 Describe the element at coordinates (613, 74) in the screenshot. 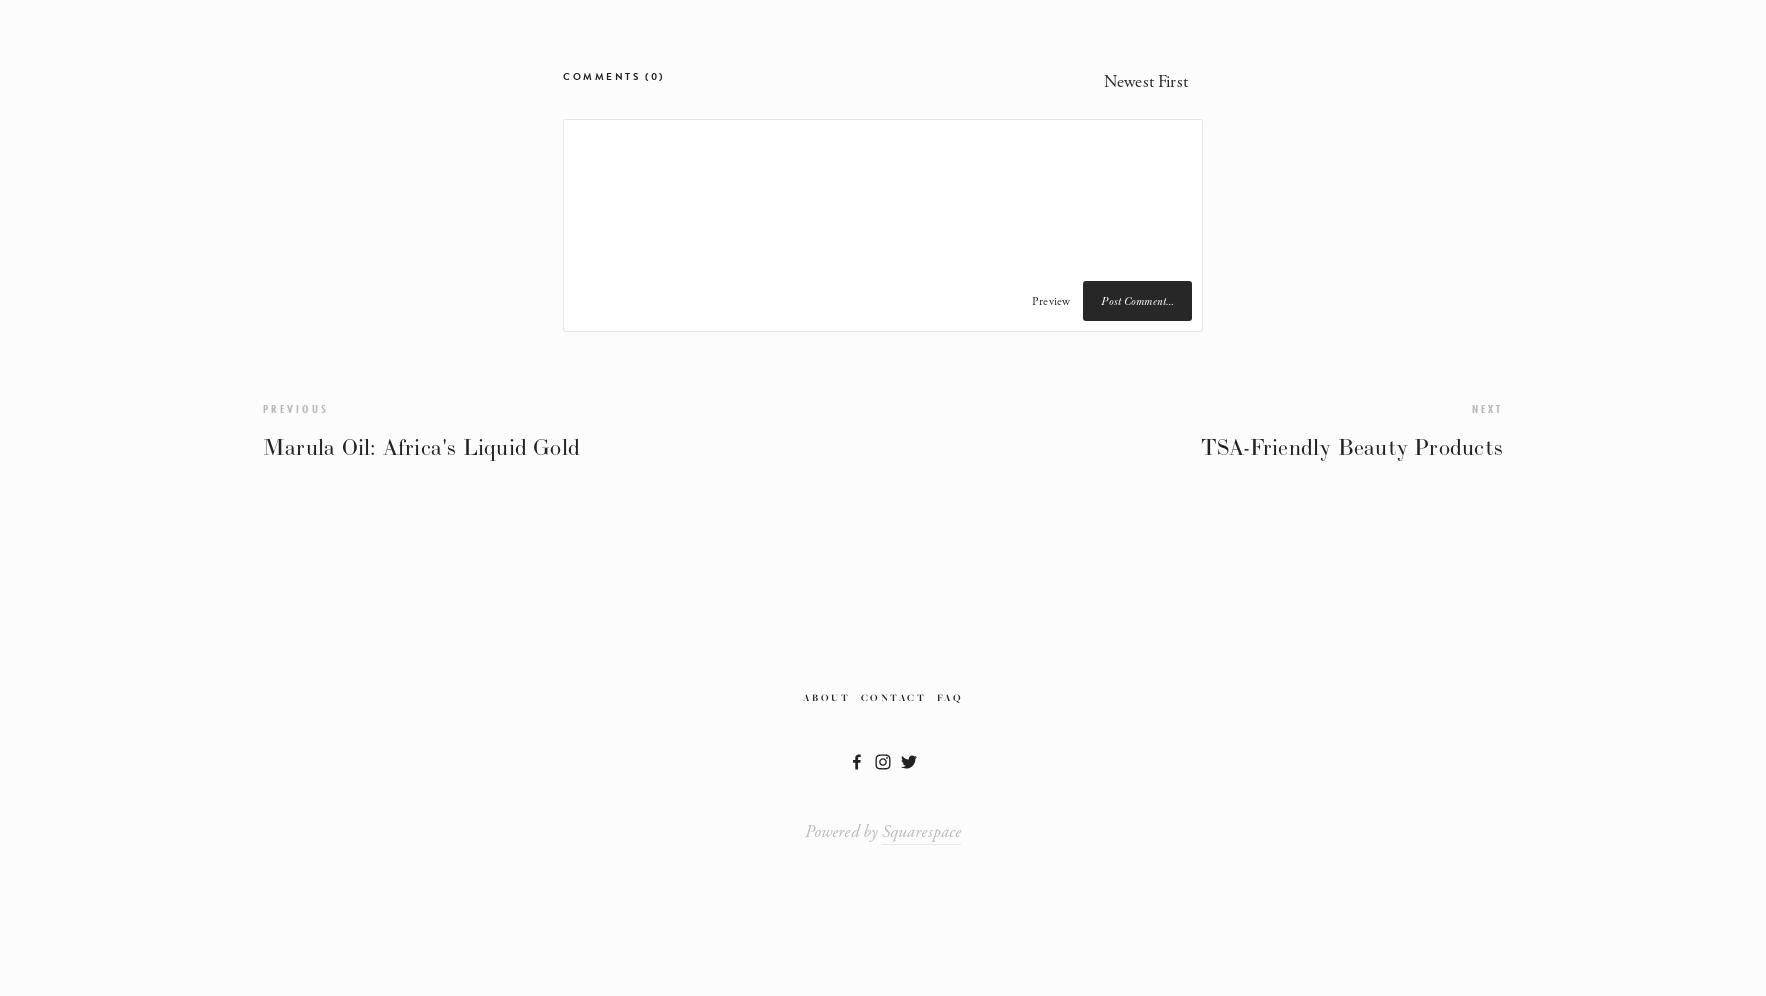

I see `'Comments (0)'` at that location.